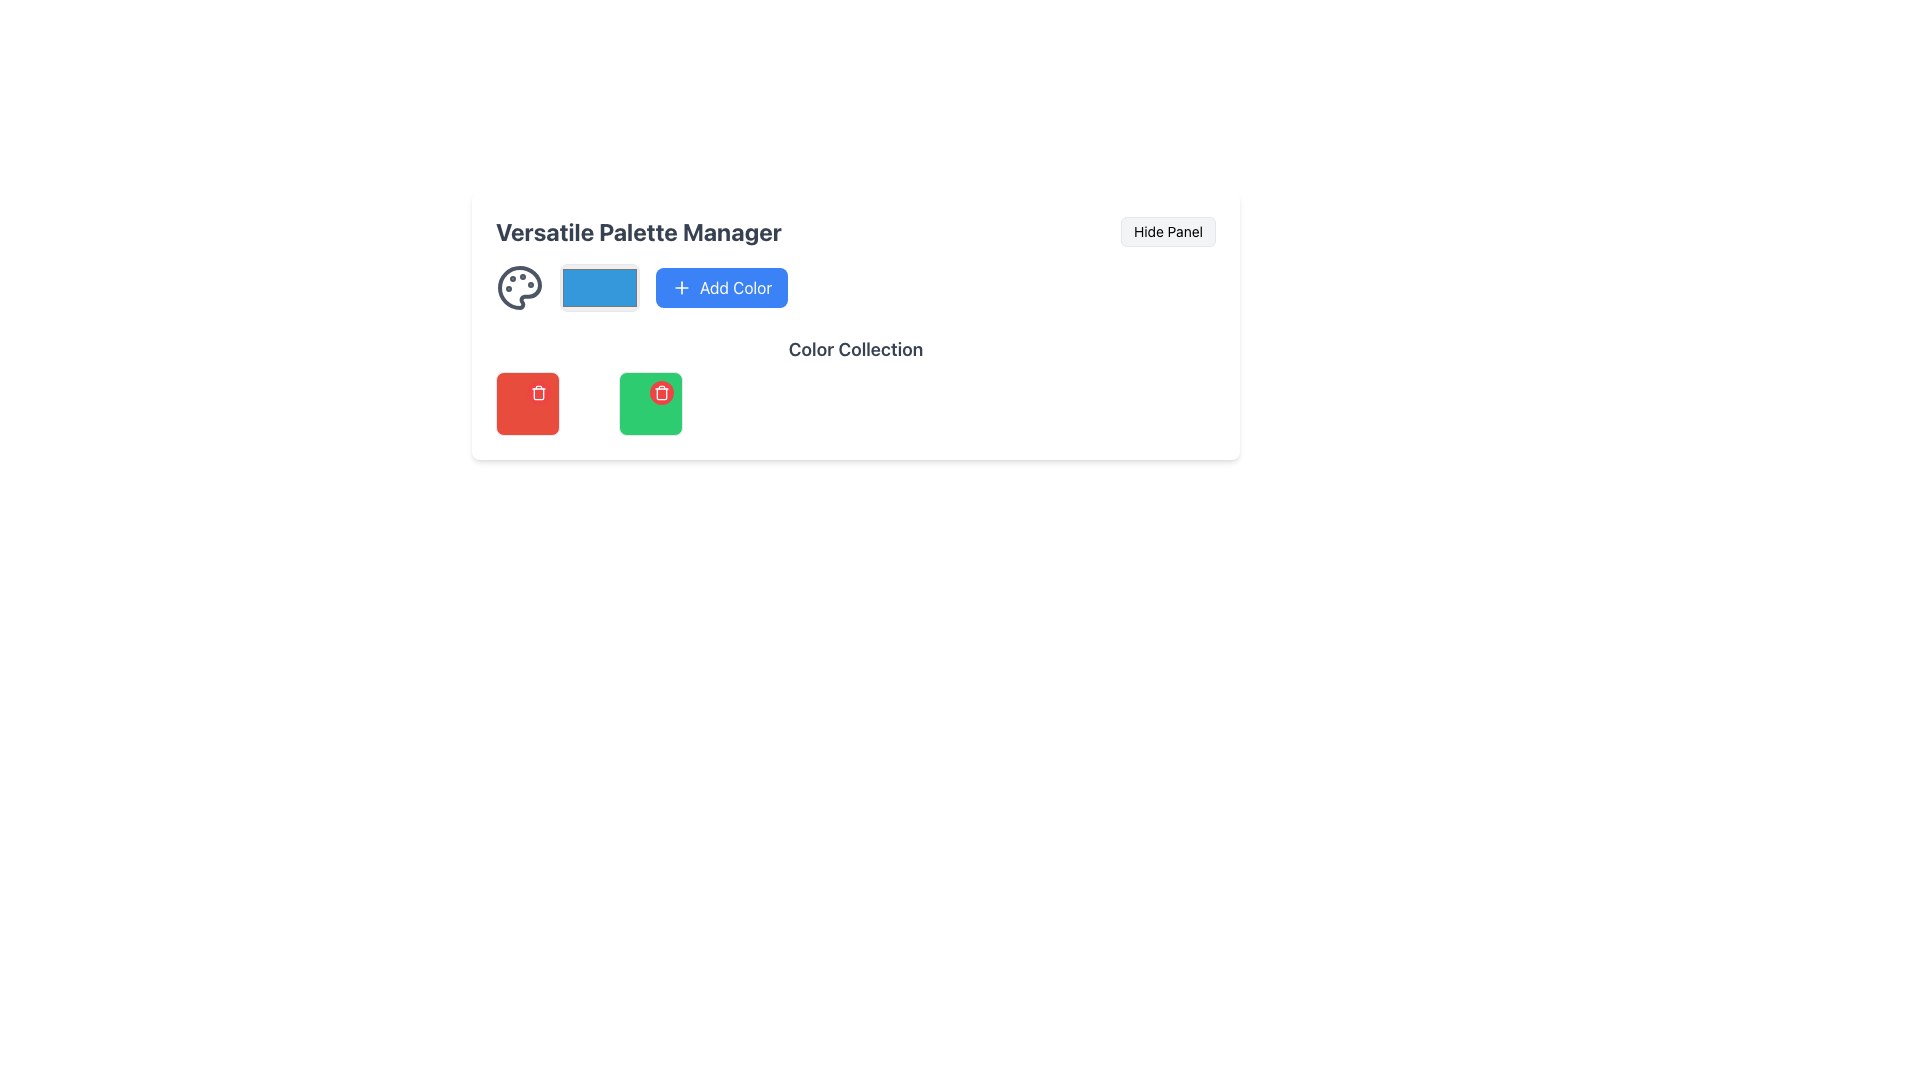 Image resolution: width=1920 pixels, height=1080 pixels. Describe the element at coordinates (528, 404) in the screenshot. I see `the delete button located at the top-left position of the grid layout to potentially see a tooltip or effect` at that location.